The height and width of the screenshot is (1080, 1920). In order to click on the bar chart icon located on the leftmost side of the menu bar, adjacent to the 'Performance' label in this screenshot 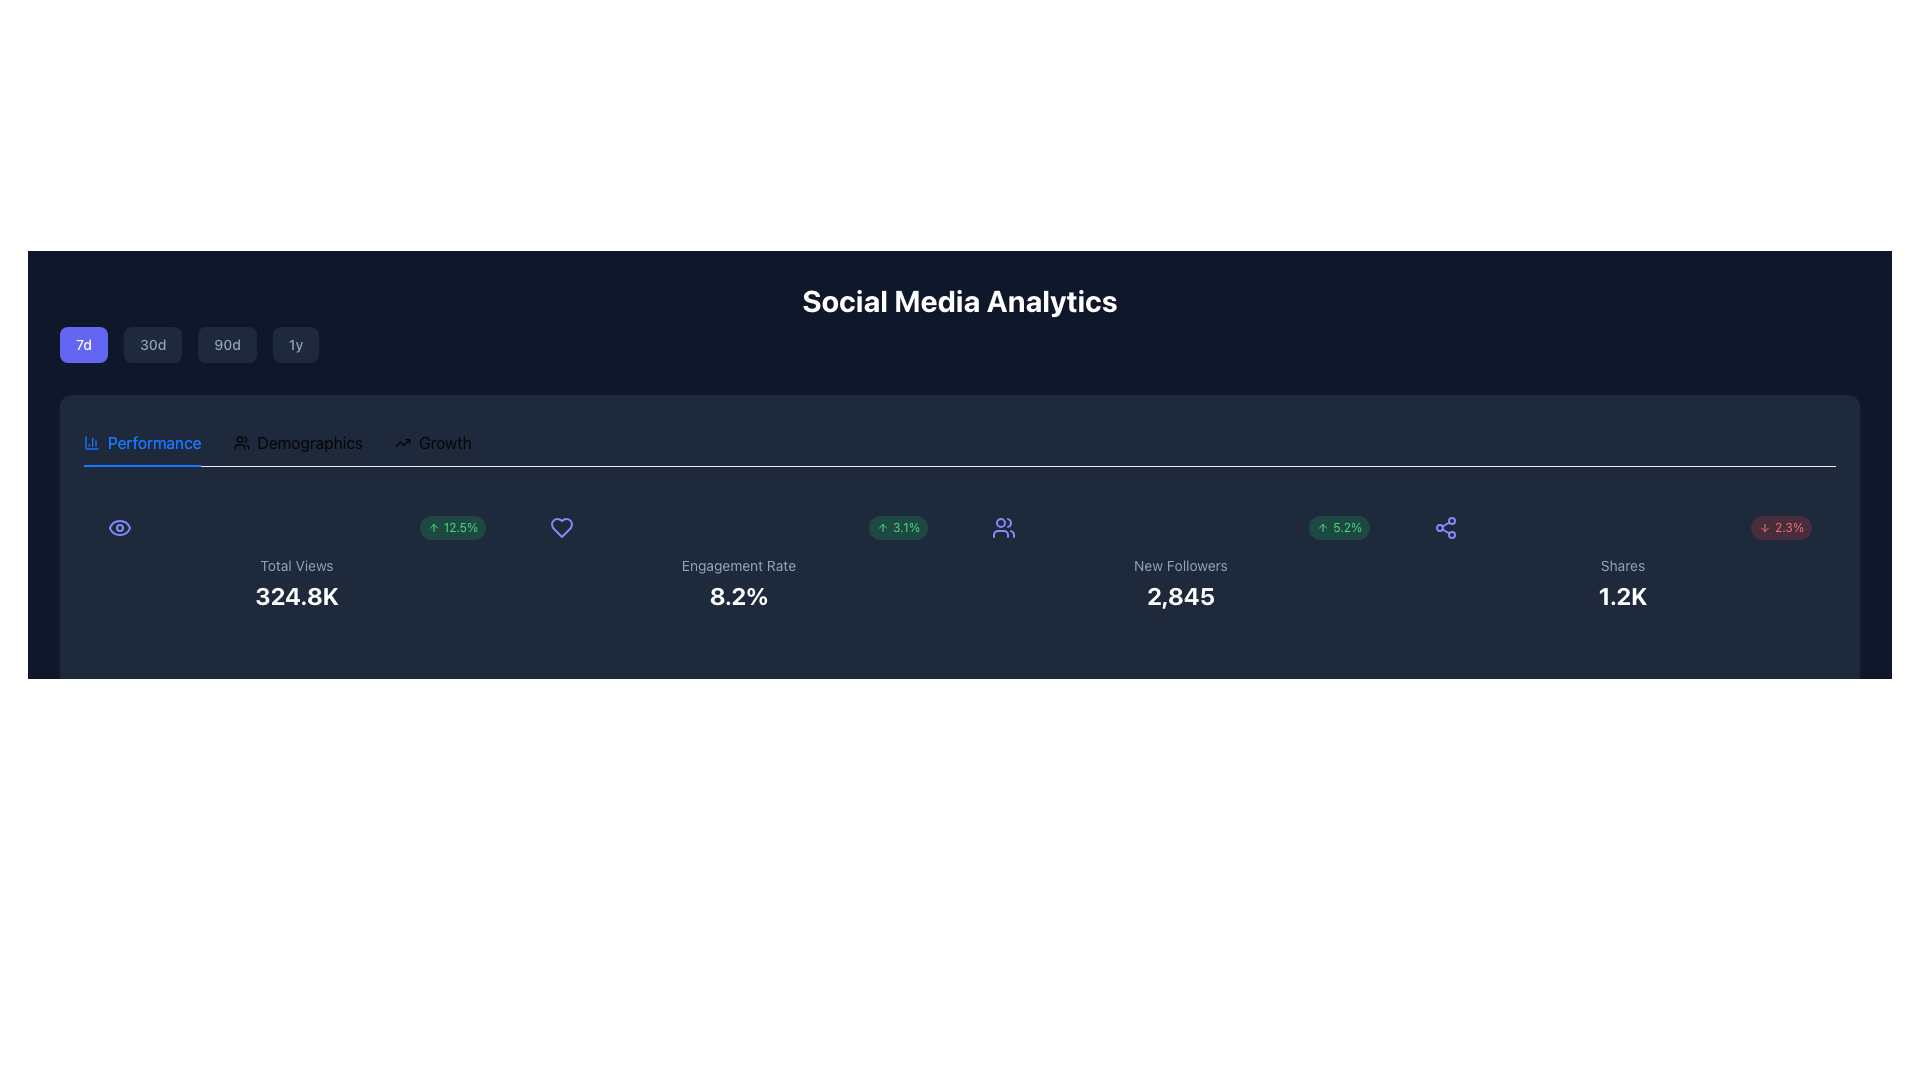, I will do `click(90, 442)`.